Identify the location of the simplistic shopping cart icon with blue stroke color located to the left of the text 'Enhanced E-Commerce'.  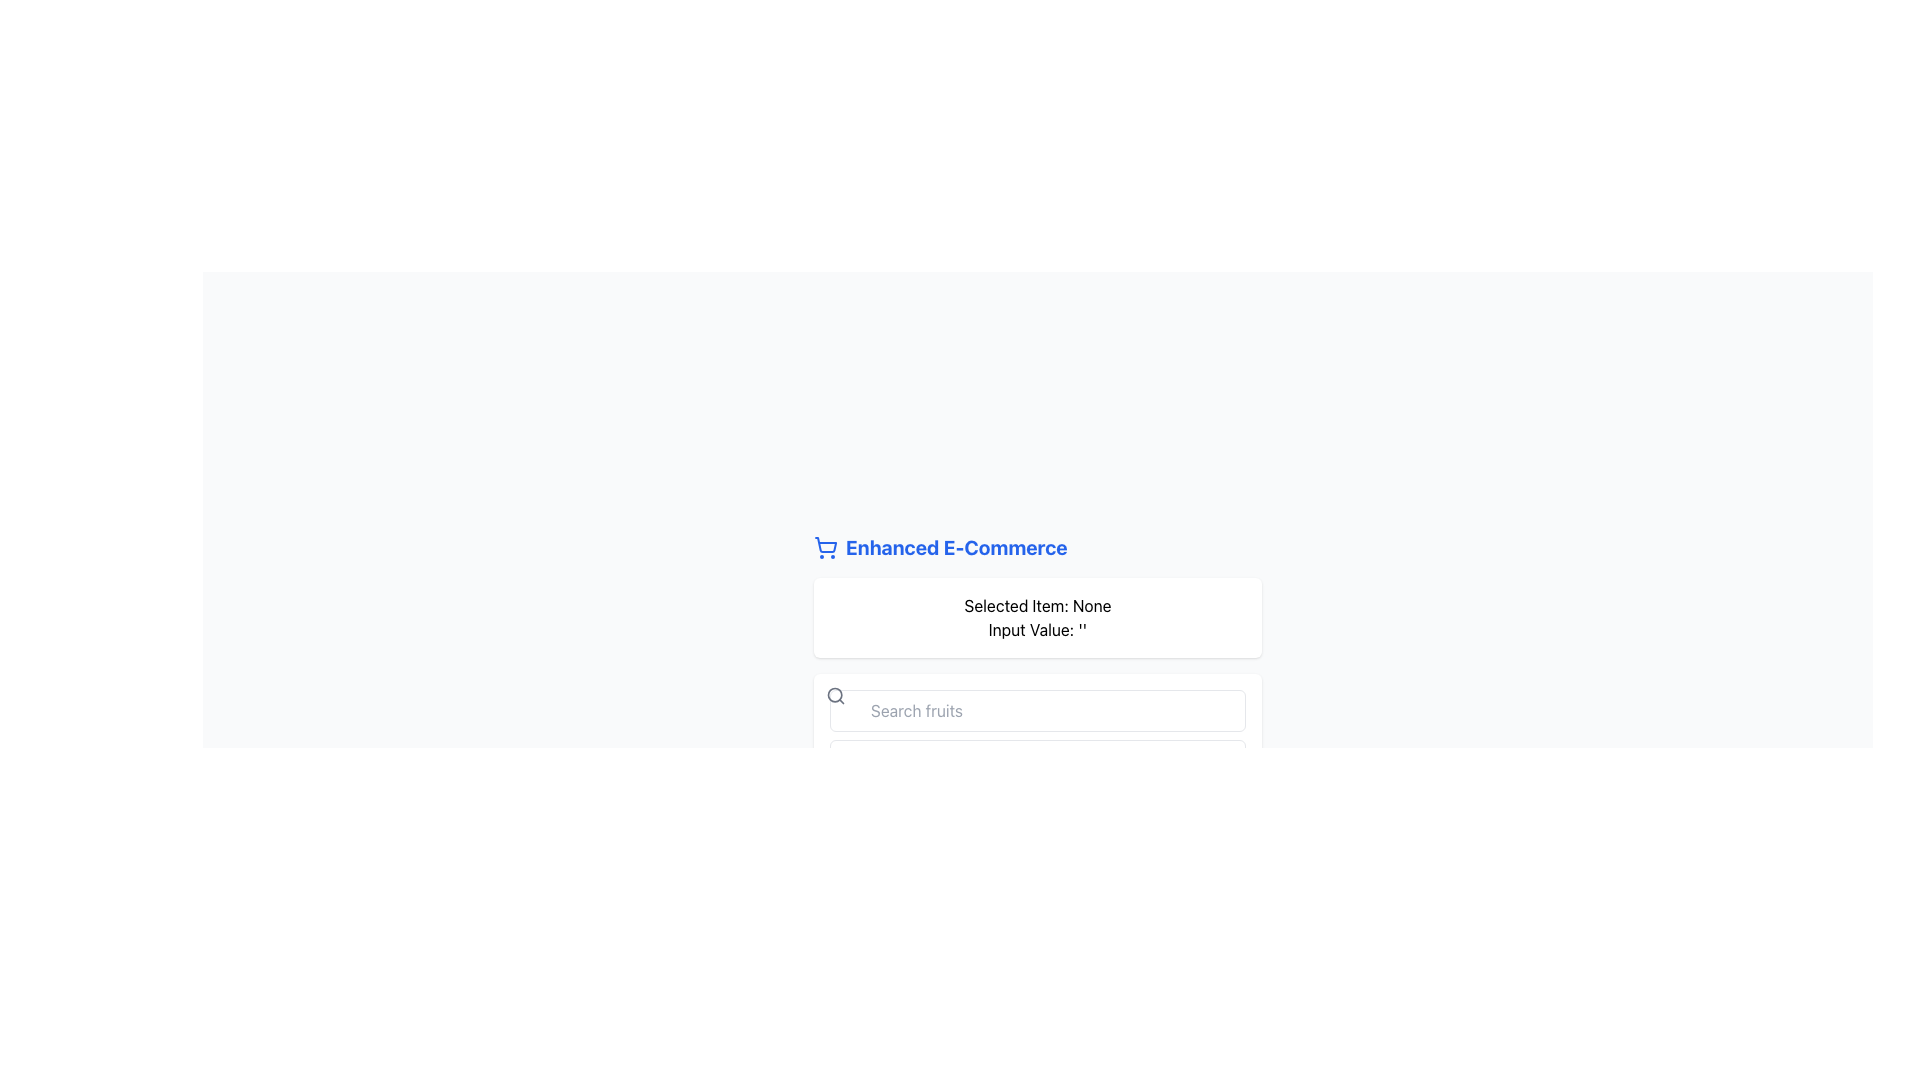
(825, 547).